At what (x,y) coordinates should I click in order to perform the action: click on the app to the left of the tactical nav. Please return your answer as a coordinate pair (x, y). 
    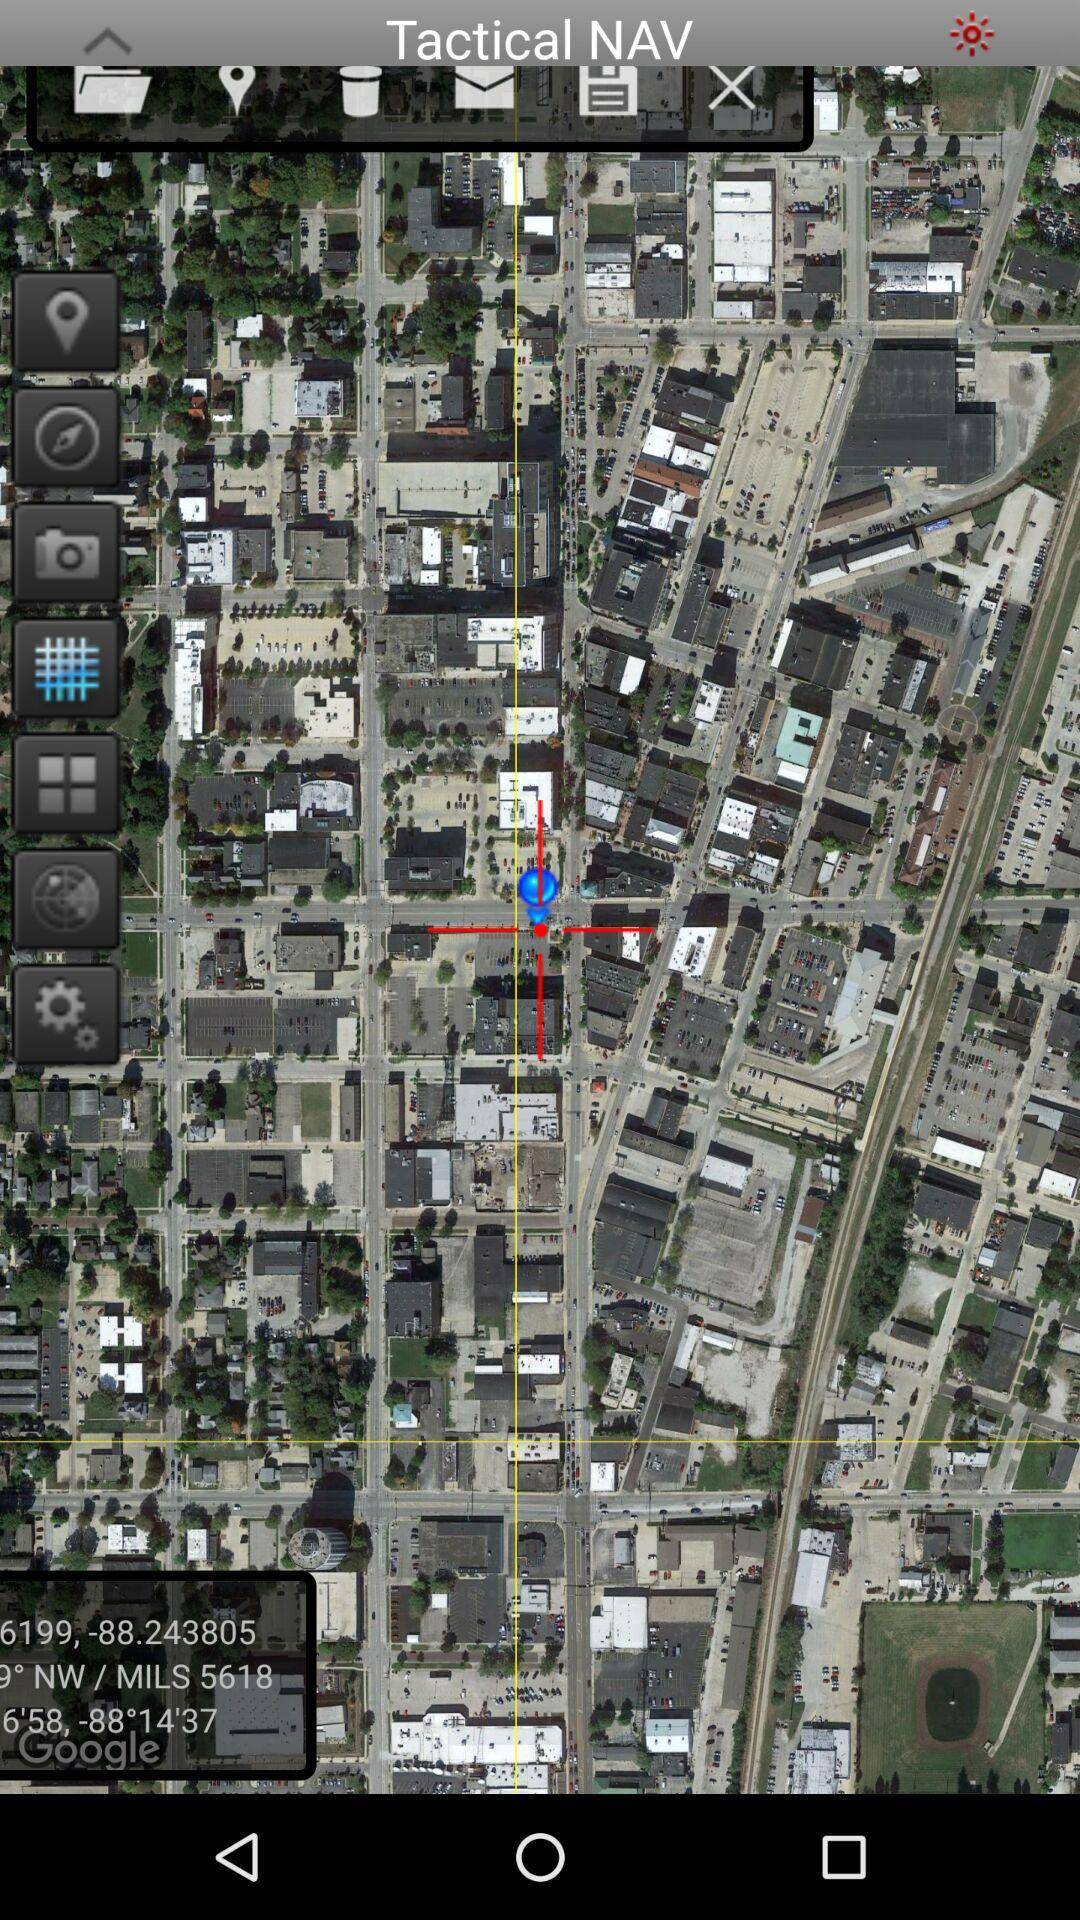
    Looking at the image, I should click on (107, 33).